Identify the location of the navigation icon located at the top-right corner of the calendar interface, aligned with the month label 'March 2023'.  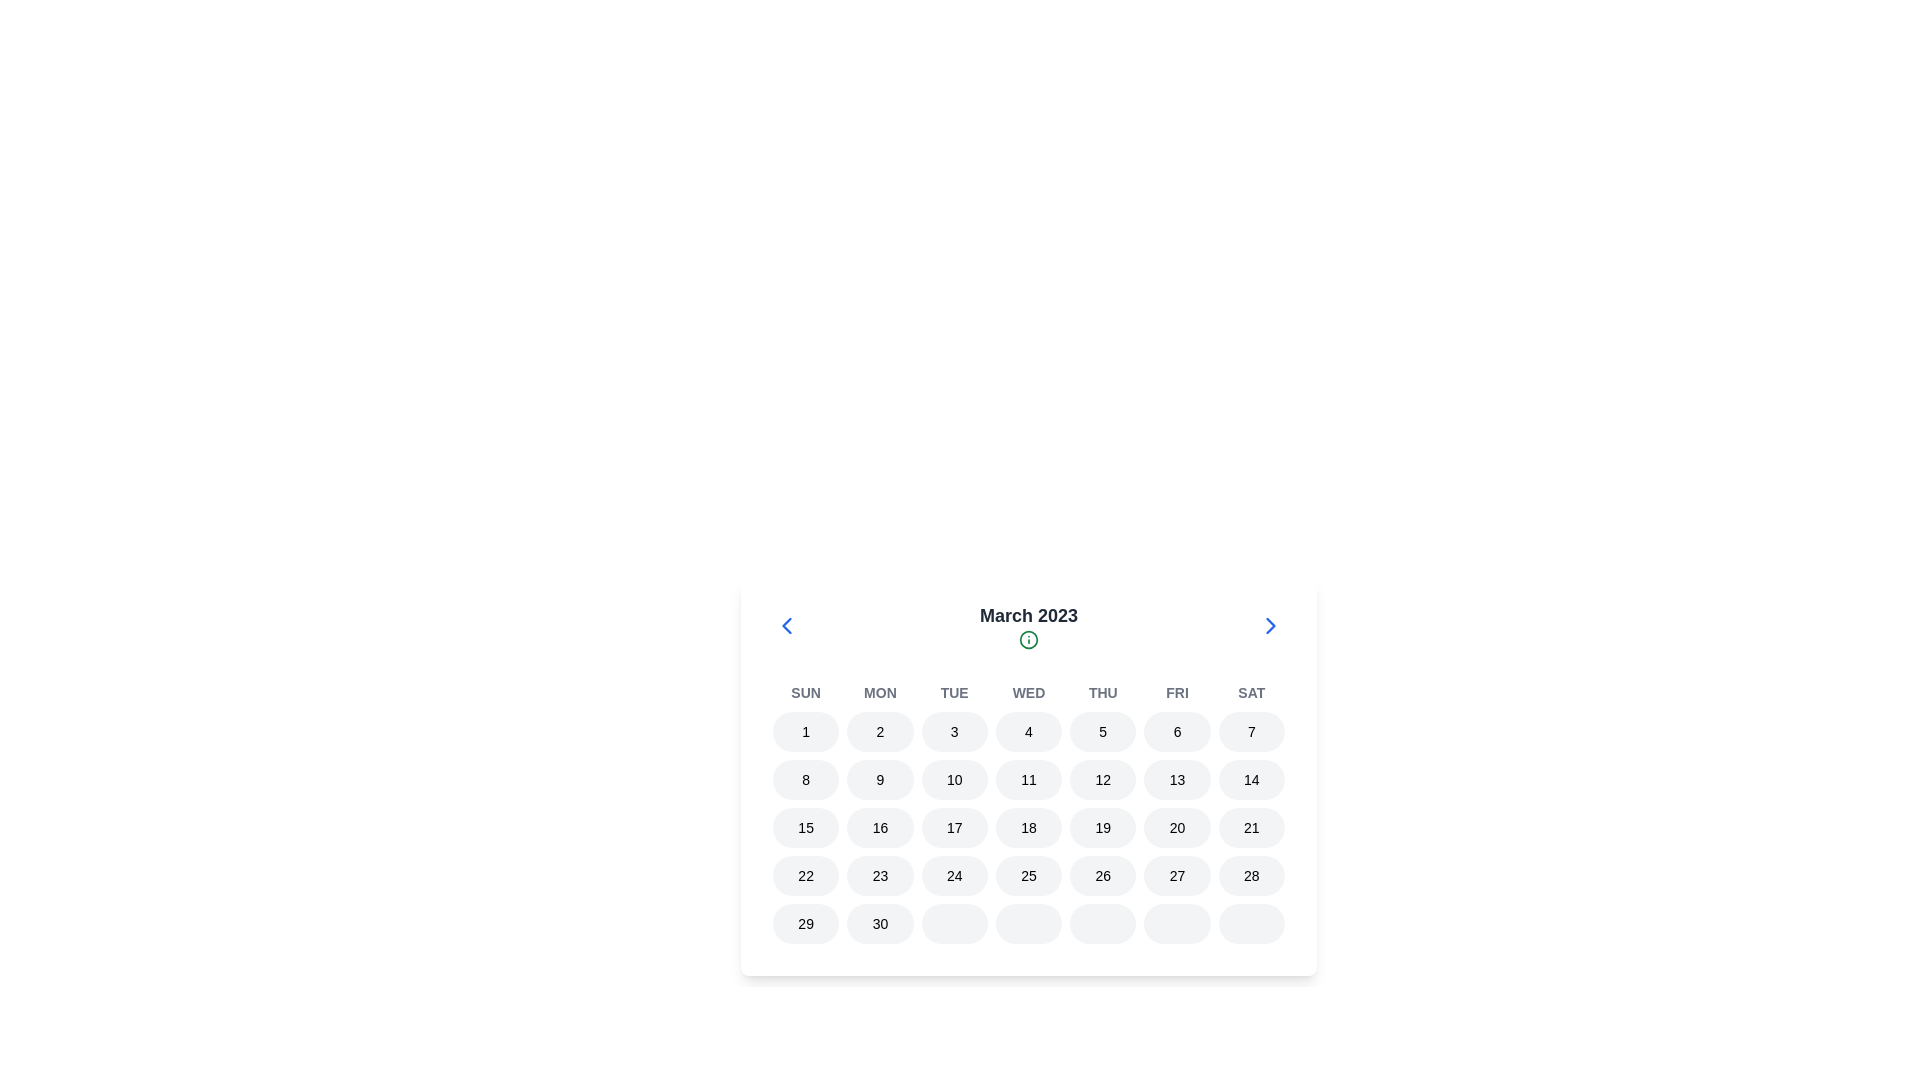
(1270, 624).